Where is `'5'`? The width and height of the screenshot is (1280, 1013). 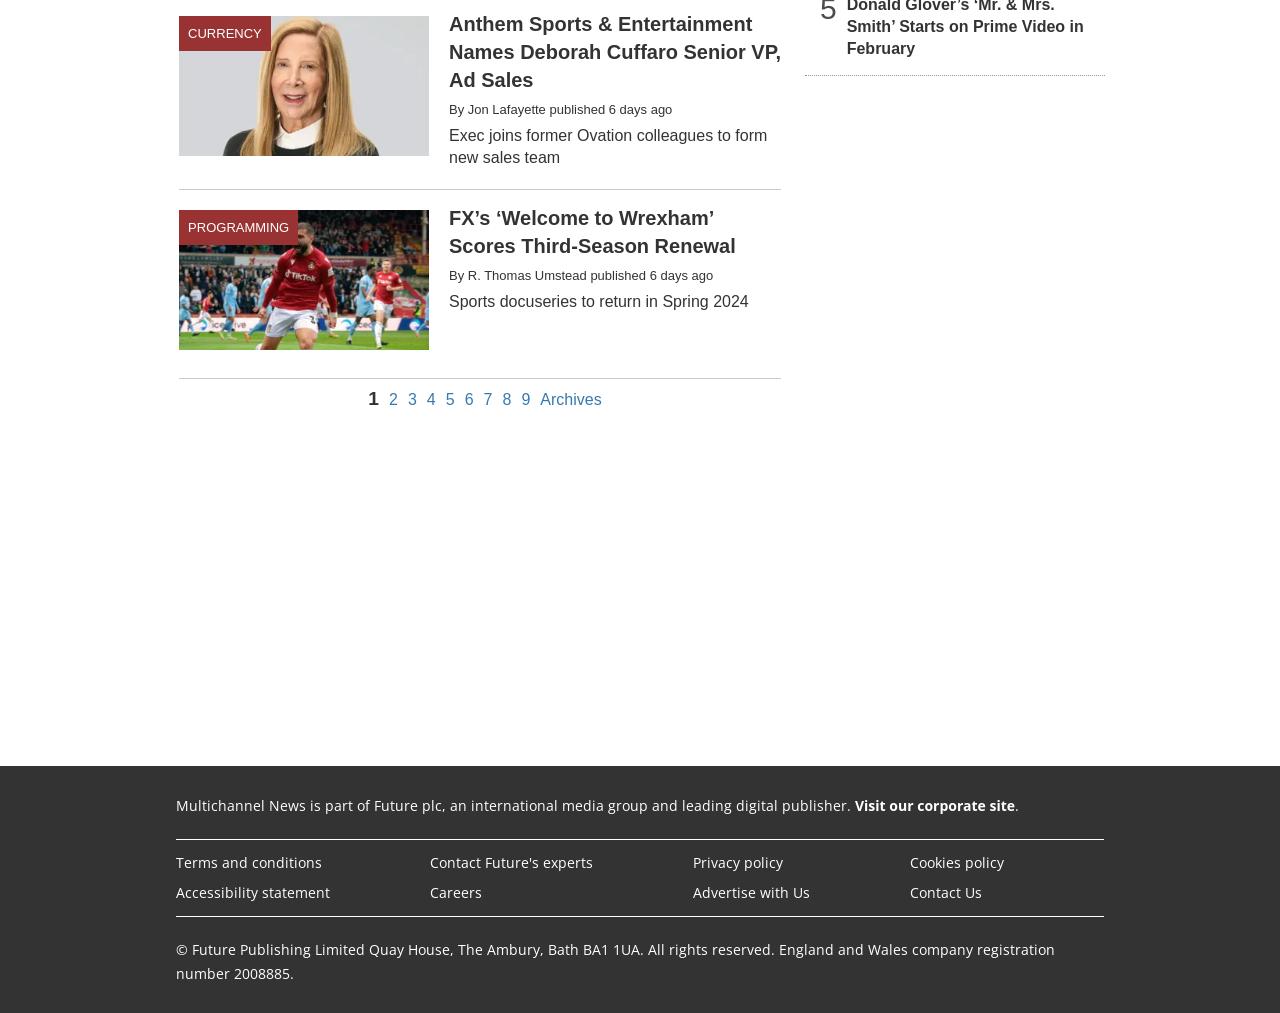 '5' is located at coordinates (448, 398).